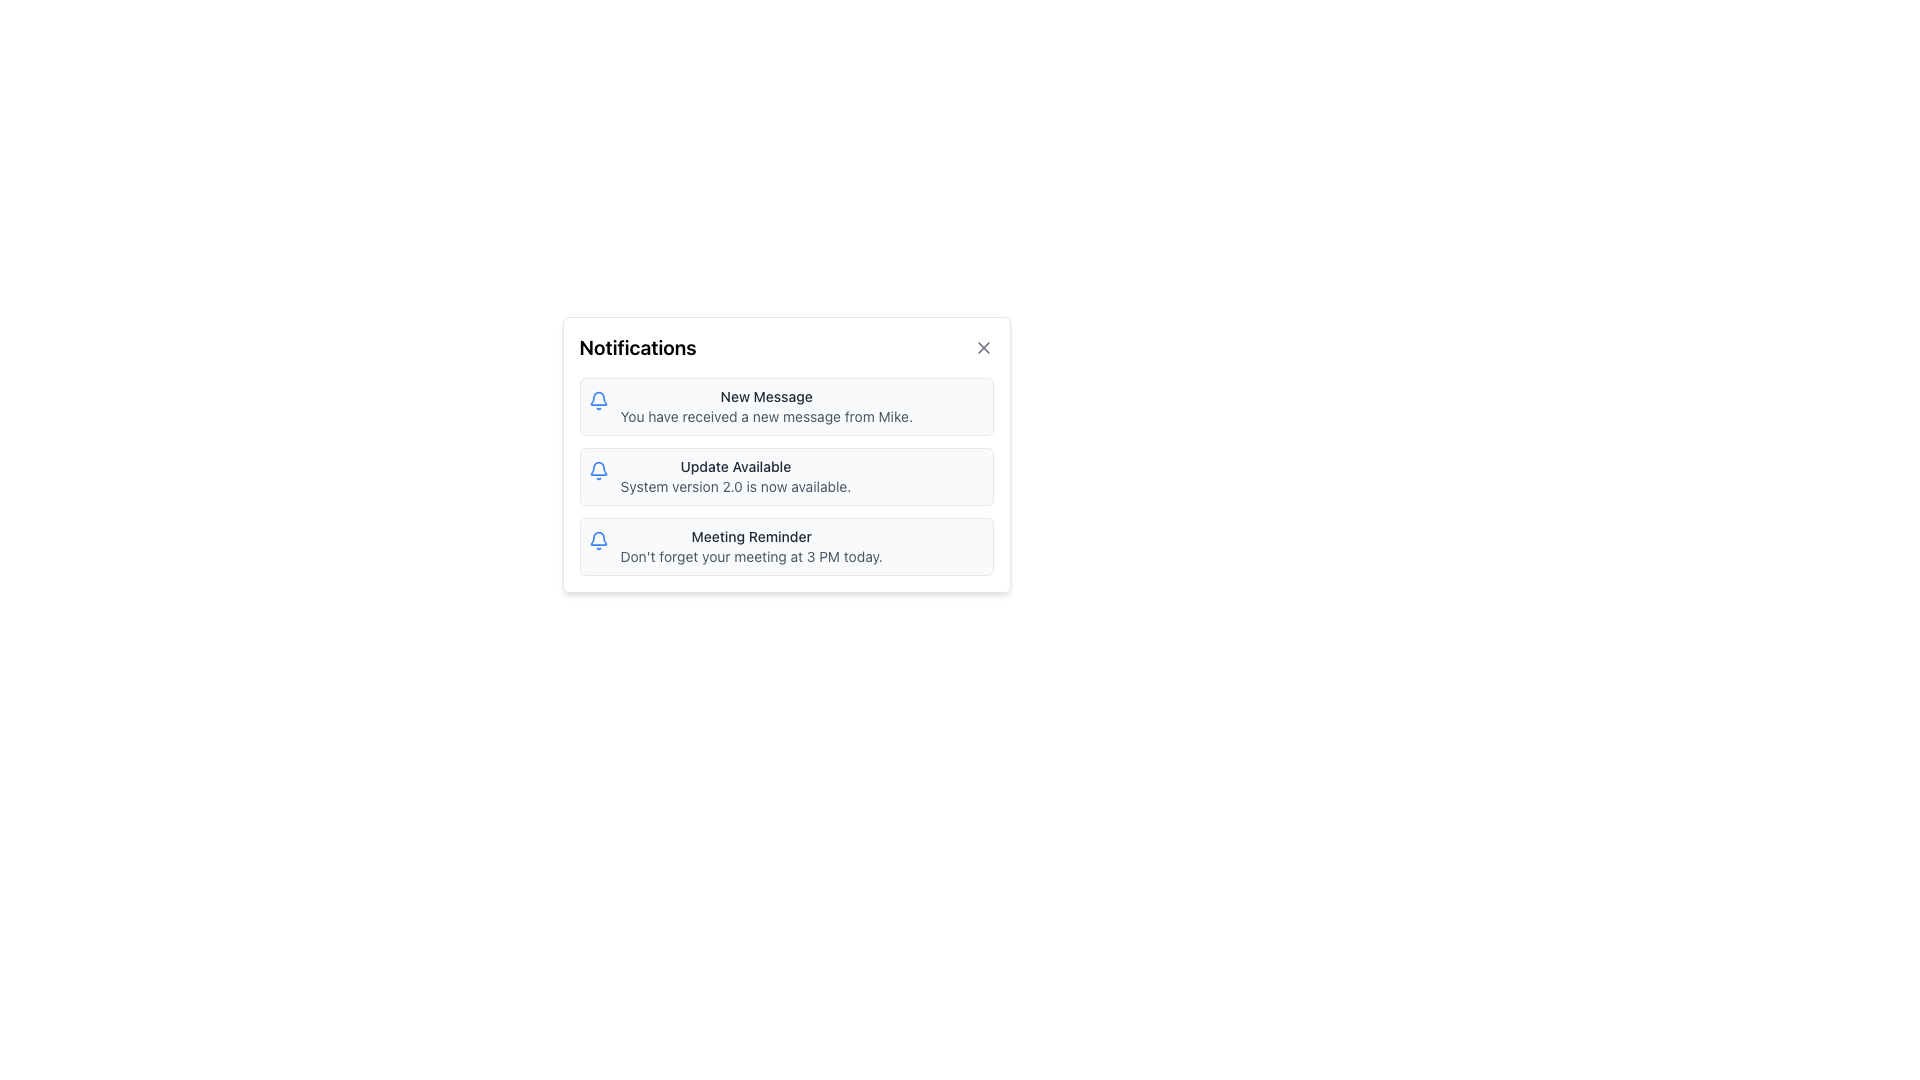 The image size is (1920, 1080). Describe the element at coordinates (785, 455) in the screenshot. I see `the 'Update Available' notification item in the notification panel to acknowledge or open further details` at that location.